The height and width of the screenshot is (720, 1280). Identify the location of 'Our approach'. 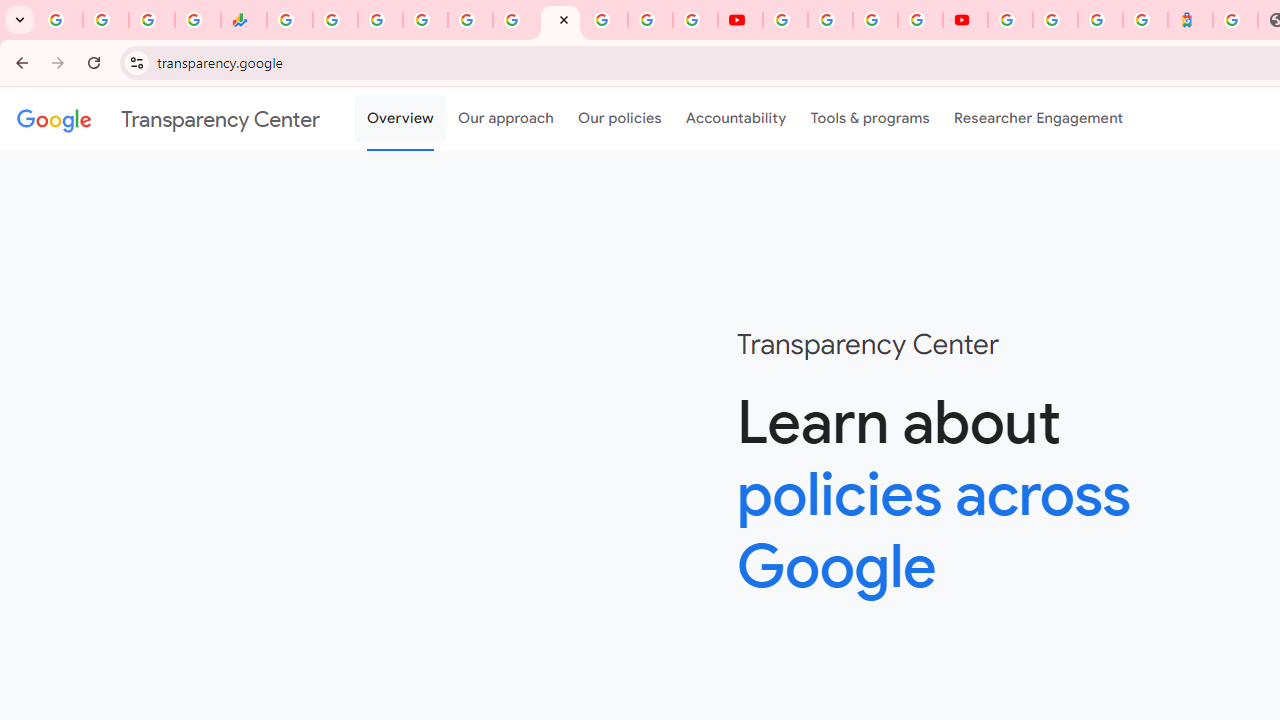
(506, 119).